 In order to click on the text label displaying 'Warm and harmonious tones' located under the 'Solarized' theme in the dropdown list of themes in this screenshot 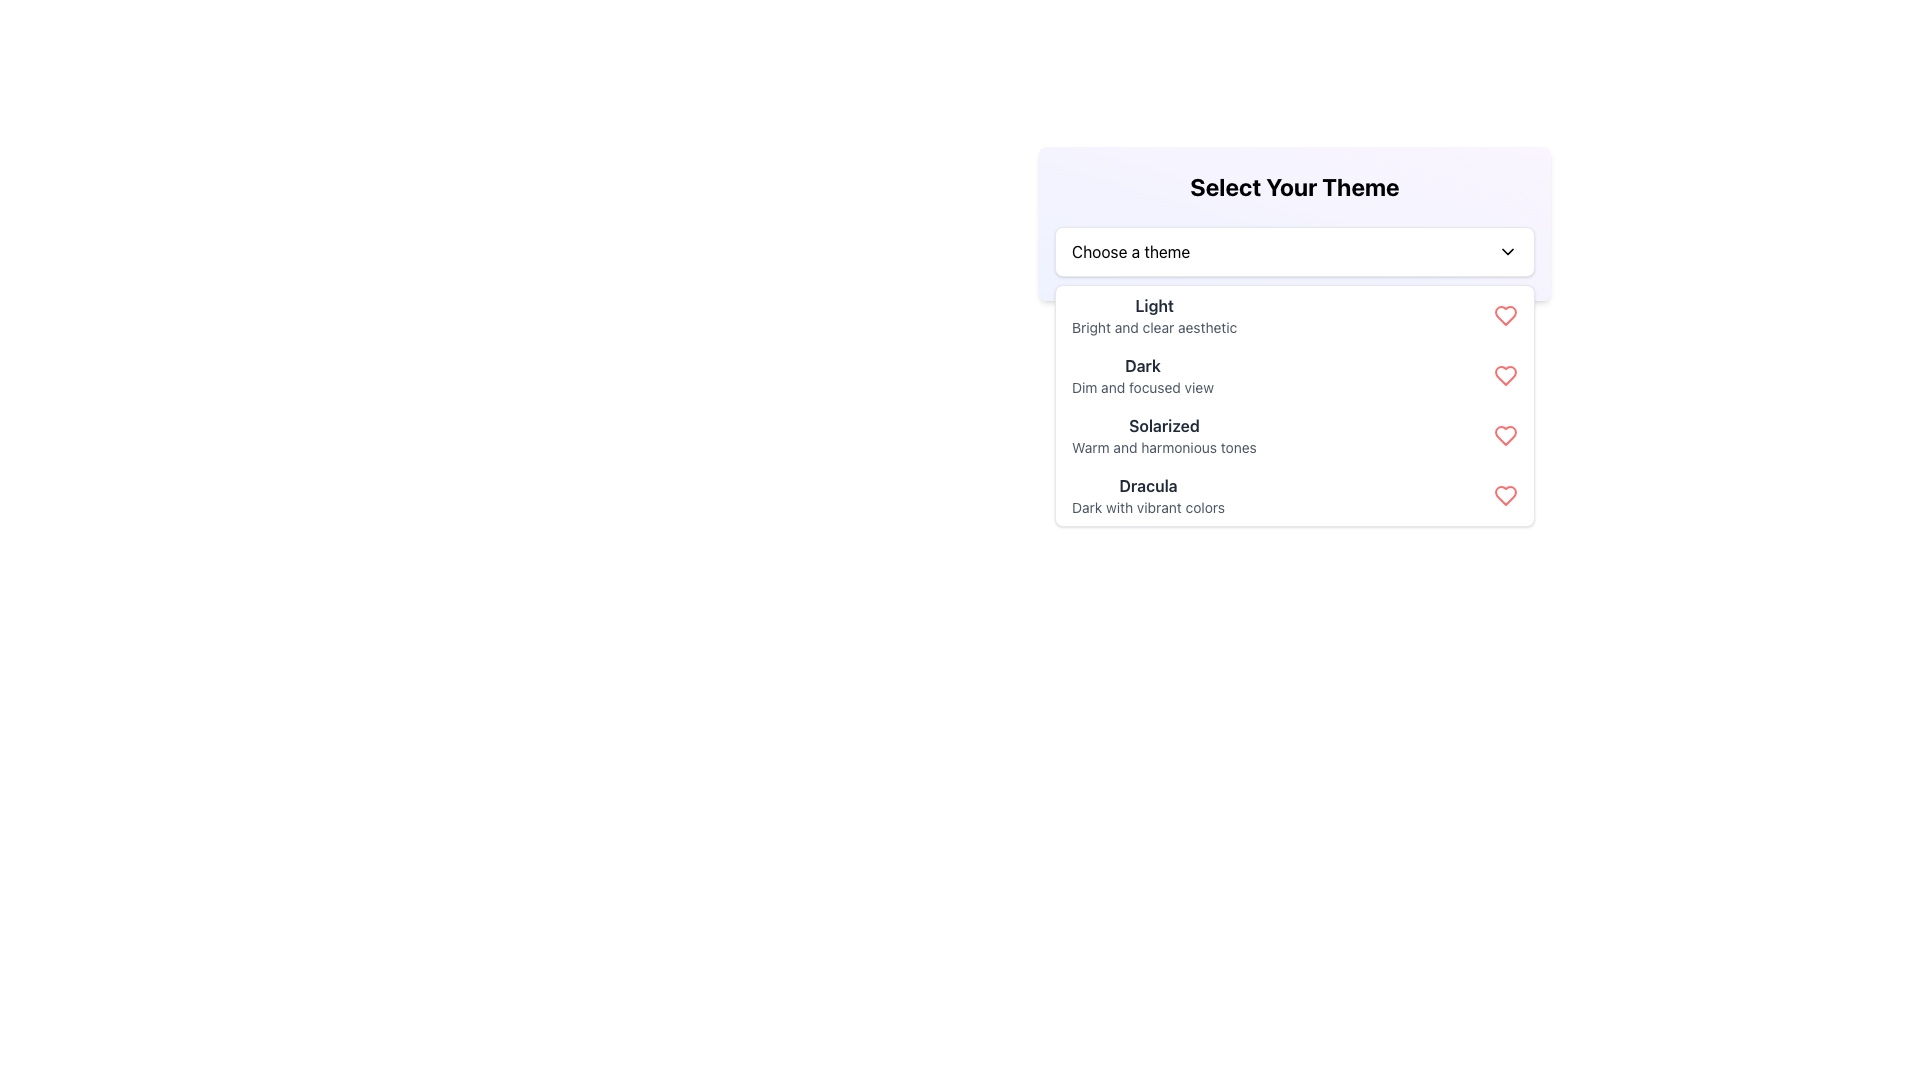, I will do `click(1164, 446)`.